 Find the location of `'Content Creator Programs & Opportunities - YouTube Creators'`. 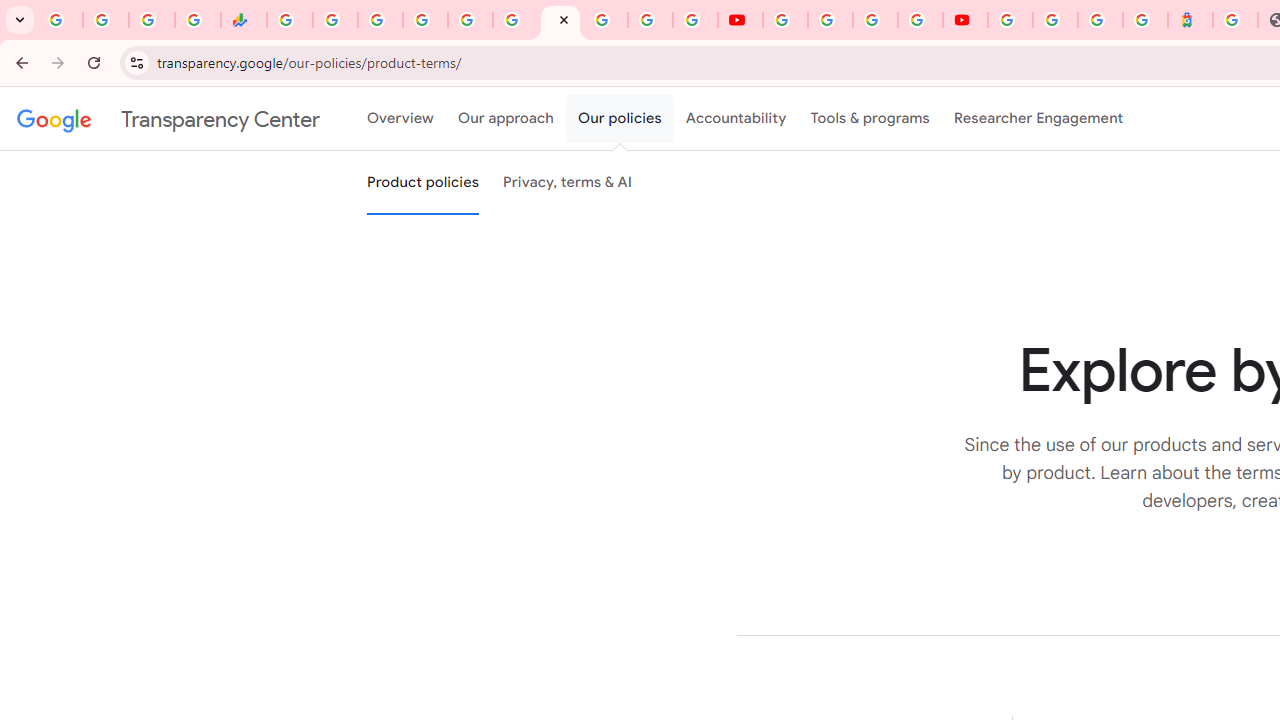

'Content Creator Programs & Opportunities - YouTube Creators' is located at coordinates (965, 20).